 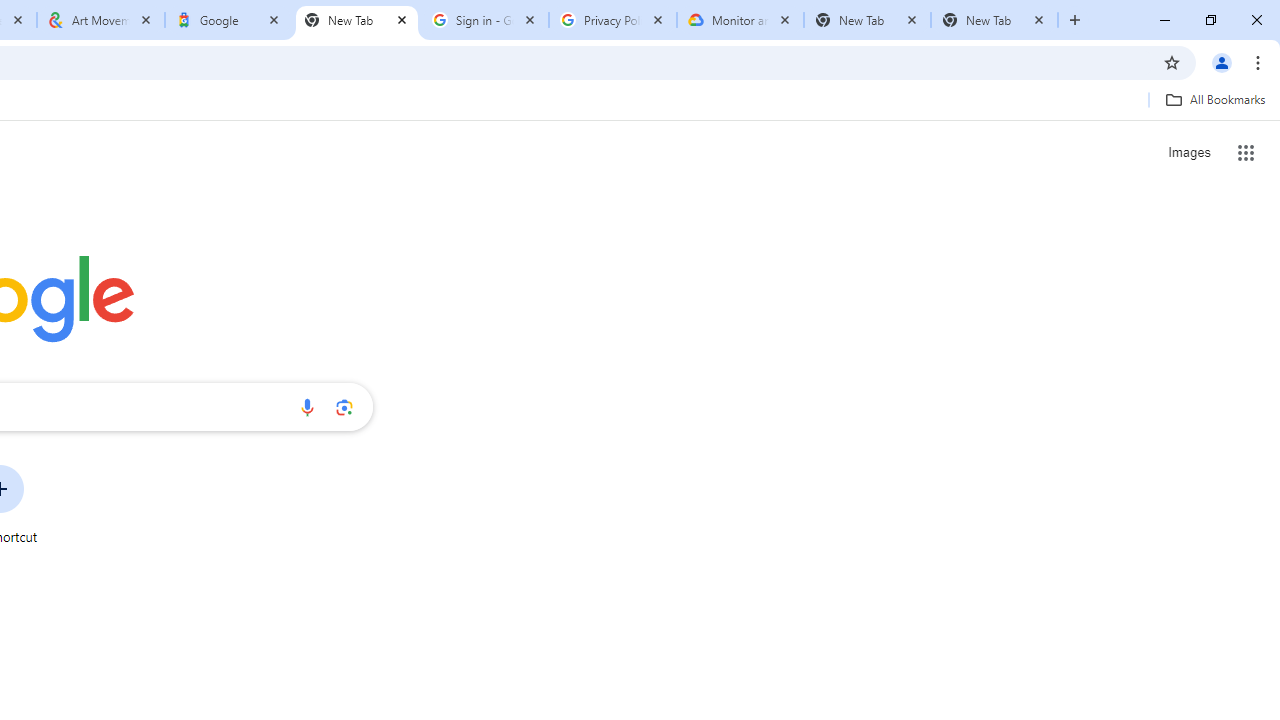 What do you see at coordinates (994, 20) in the screenshot?
I see `'New Tab'` at bounding box center [994, 20].